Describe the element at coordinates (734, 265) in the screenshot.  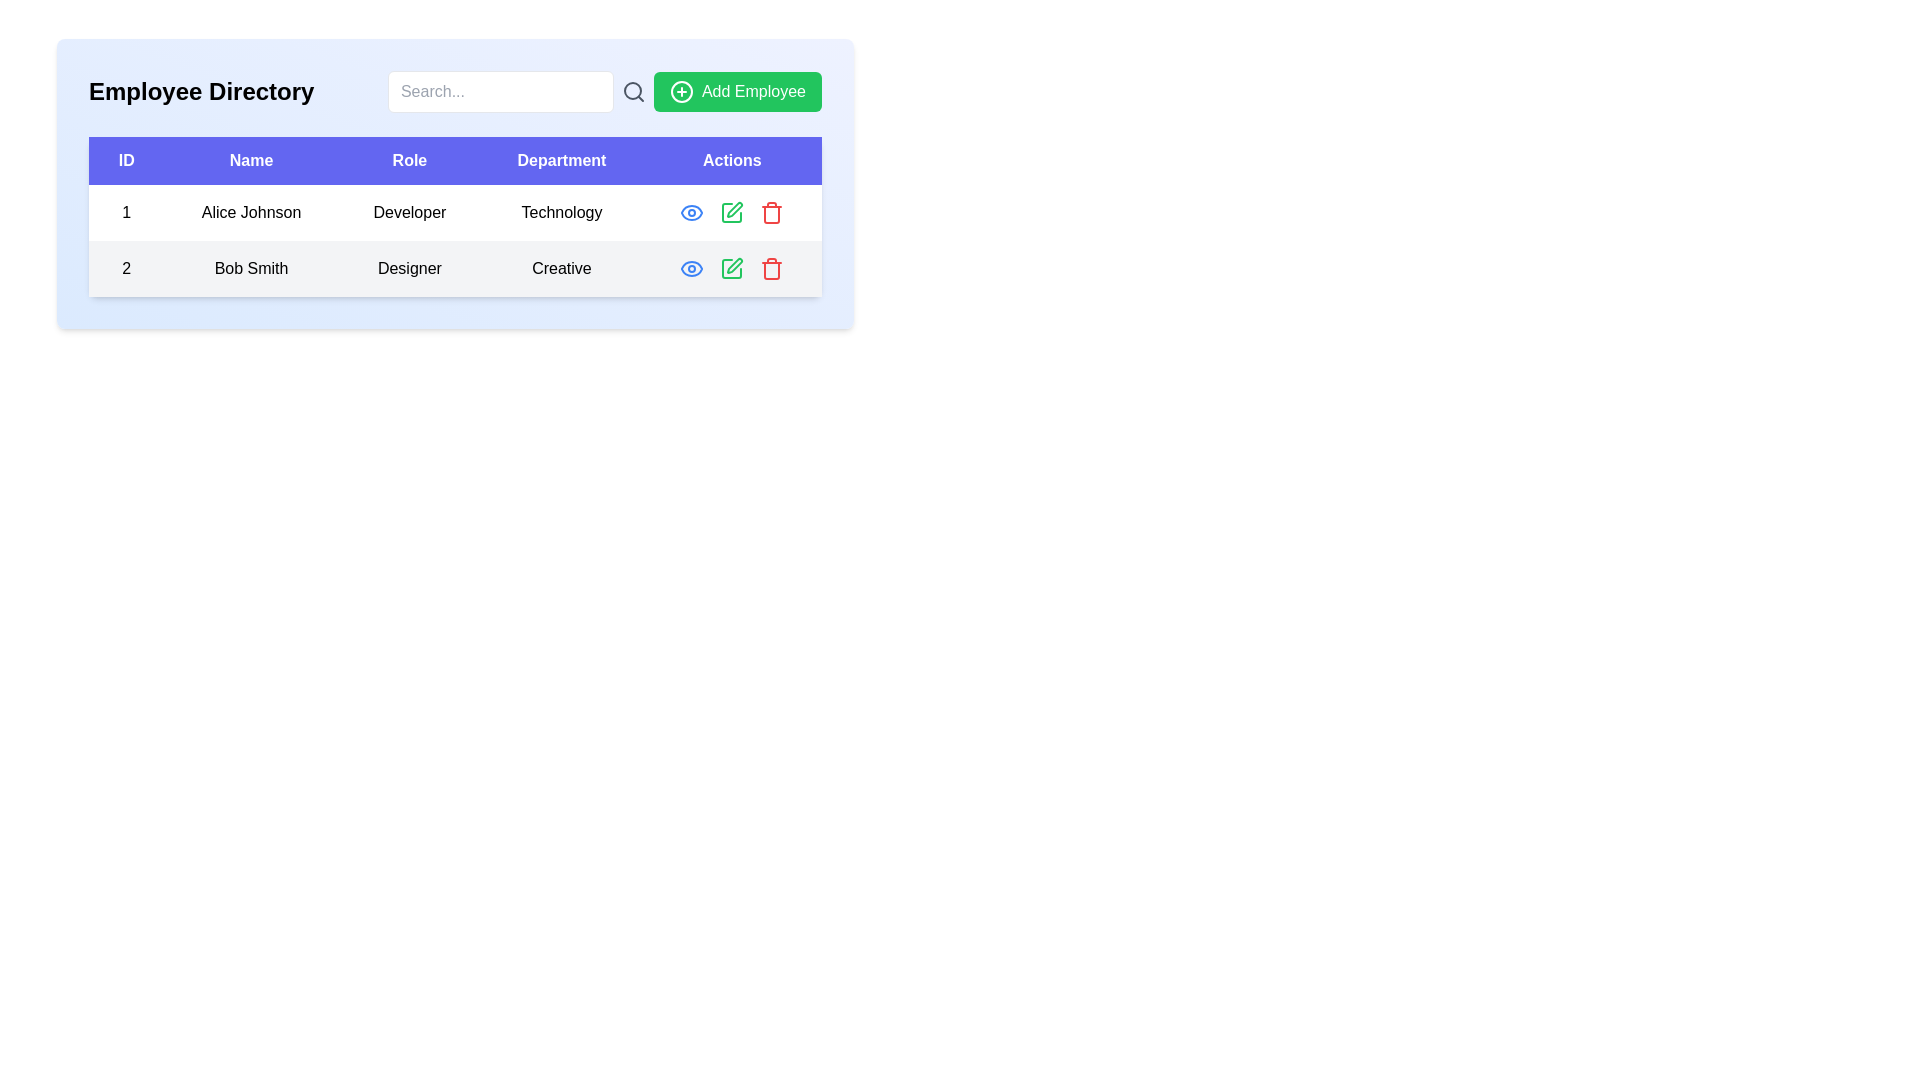
I see `the SVG icon representing a pen or pencil in the 'Actions' column of the second row in the data table, which symbolizes edit functionality` at that location.